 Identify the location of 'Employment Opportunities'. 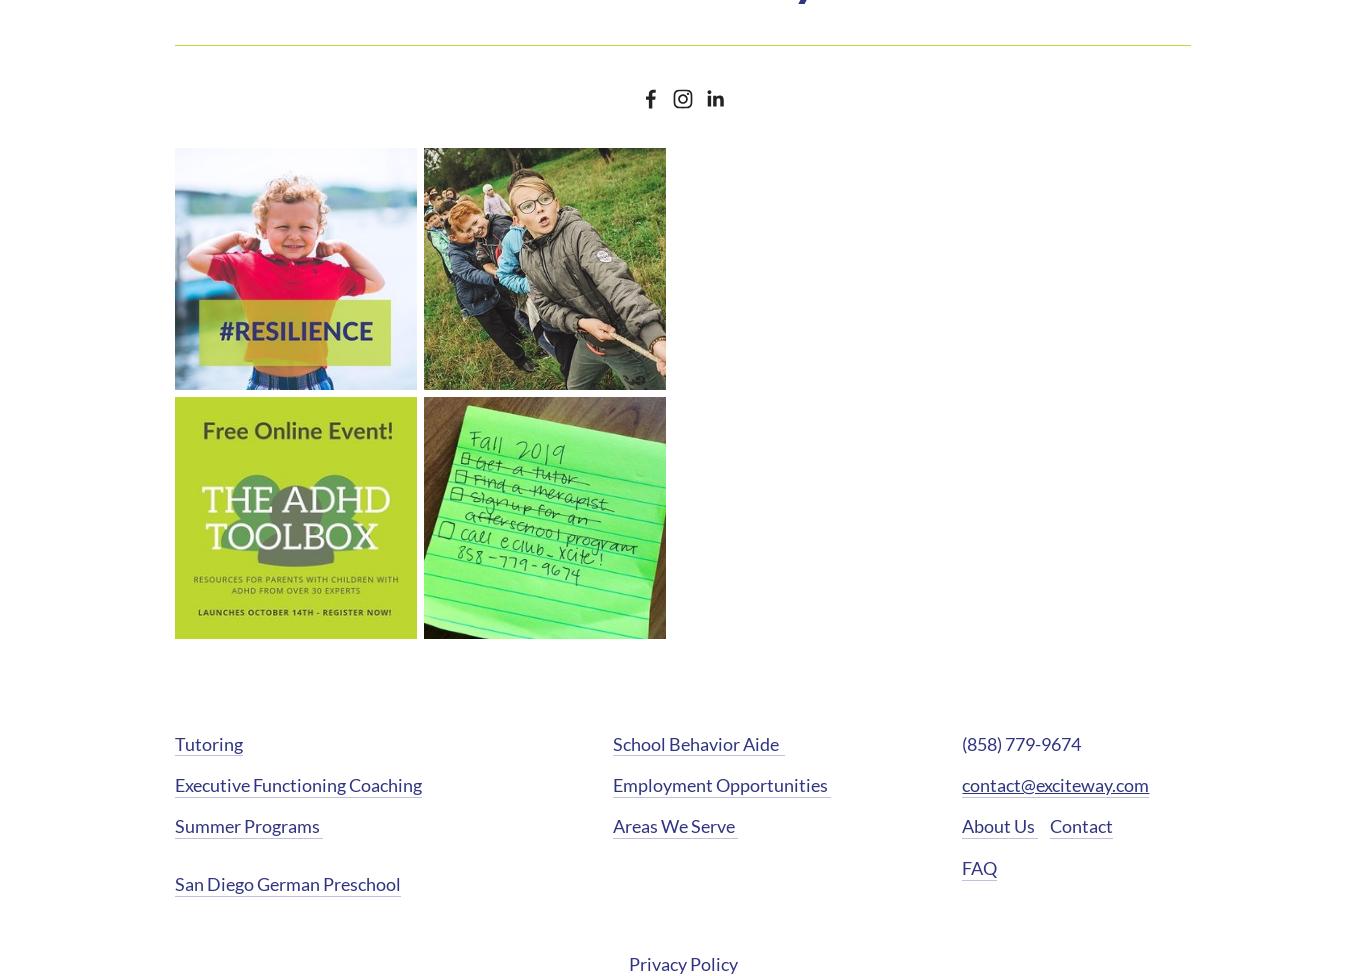
(720, 784).